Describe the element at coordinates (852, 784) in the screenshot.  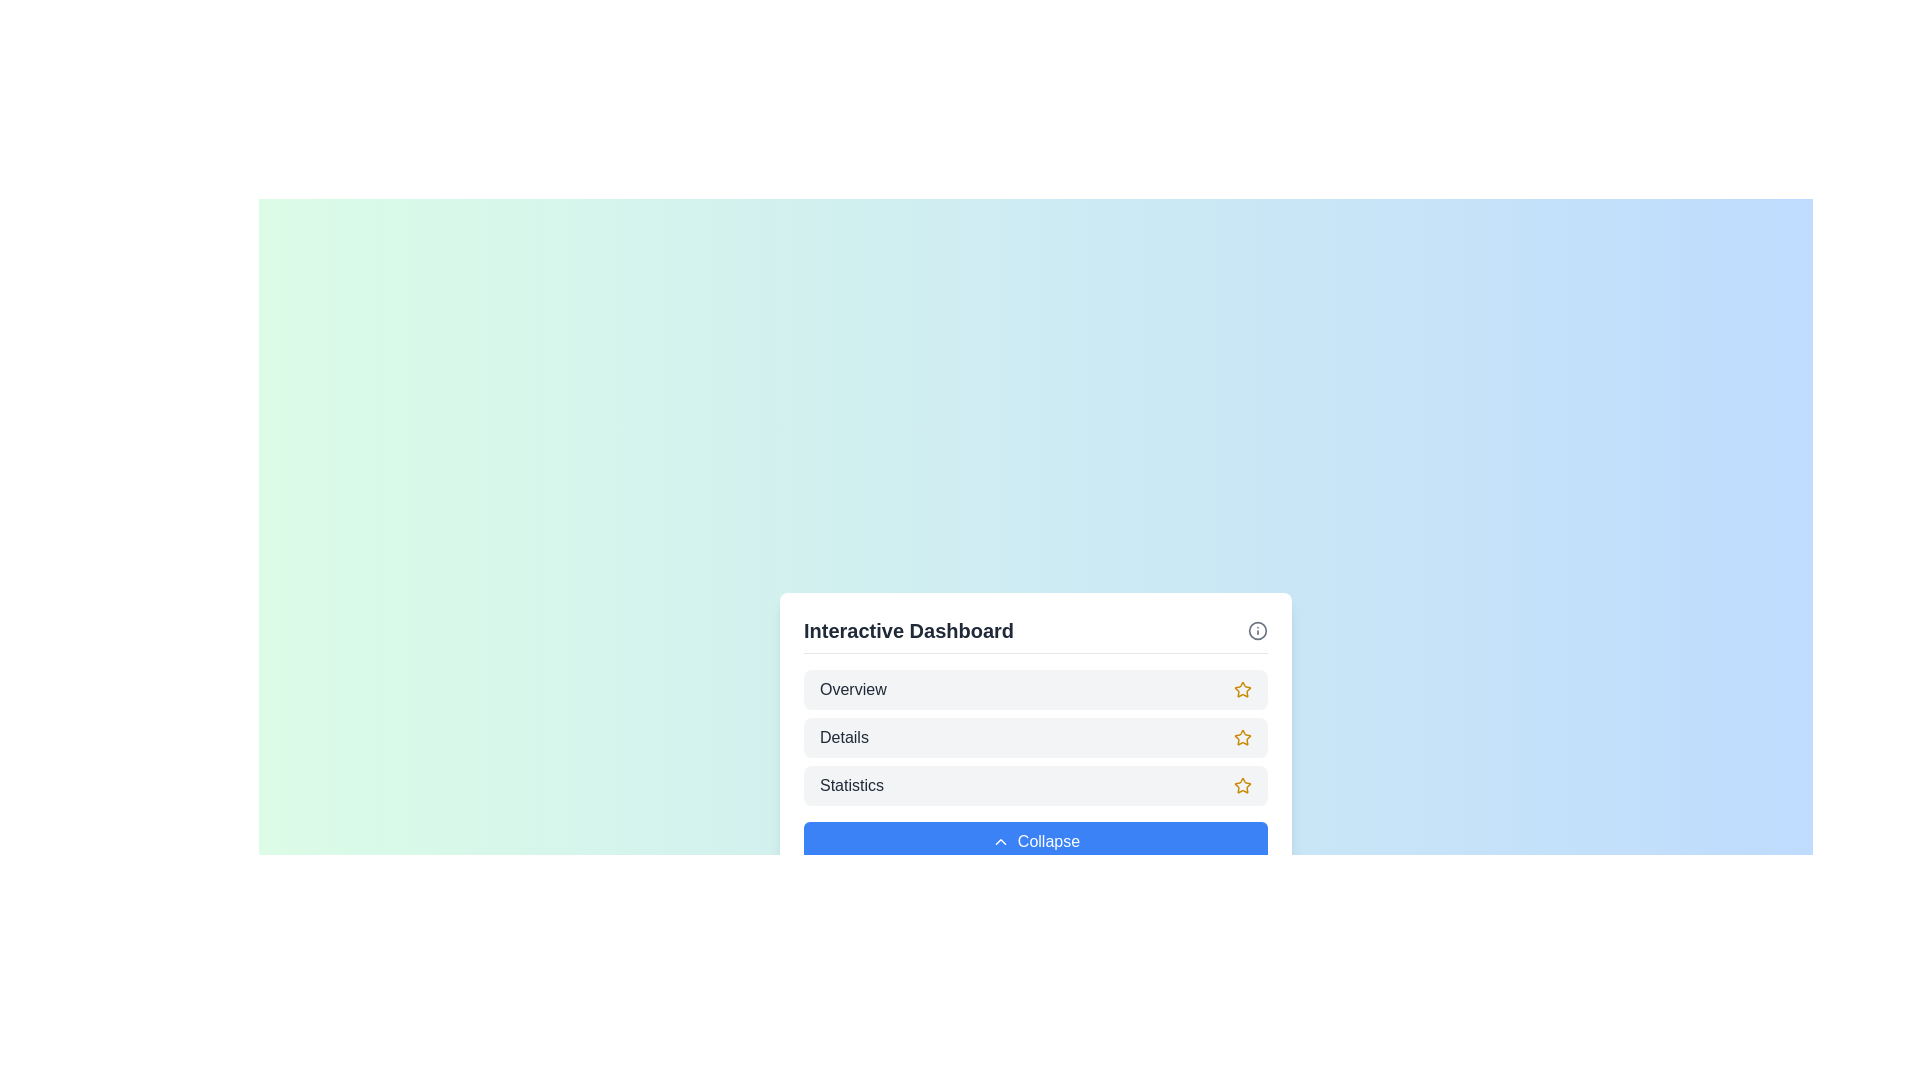
I see `text from the Label that is positioned to the left of the interactive star icon, located within the third navigation entry below 'Overview' and 'Details'` at that location.